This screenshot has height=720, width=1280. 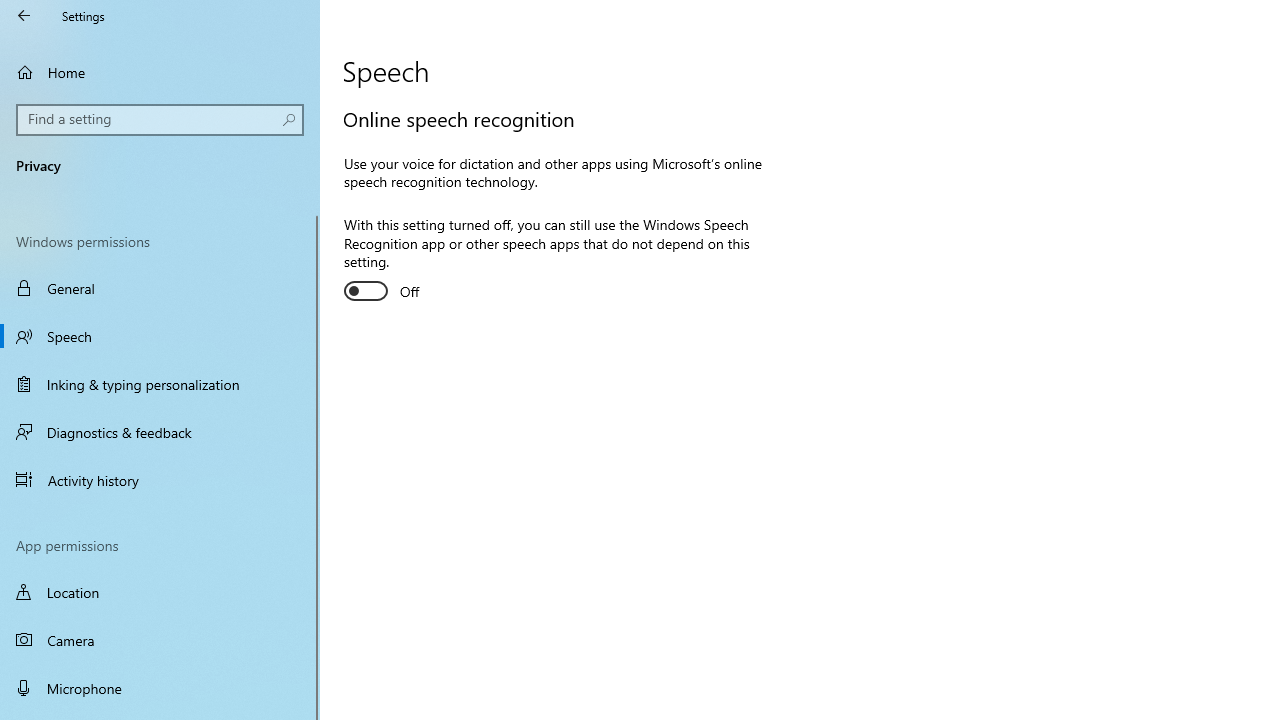 I want to click on 'Speech', so click(x=160, y=334).